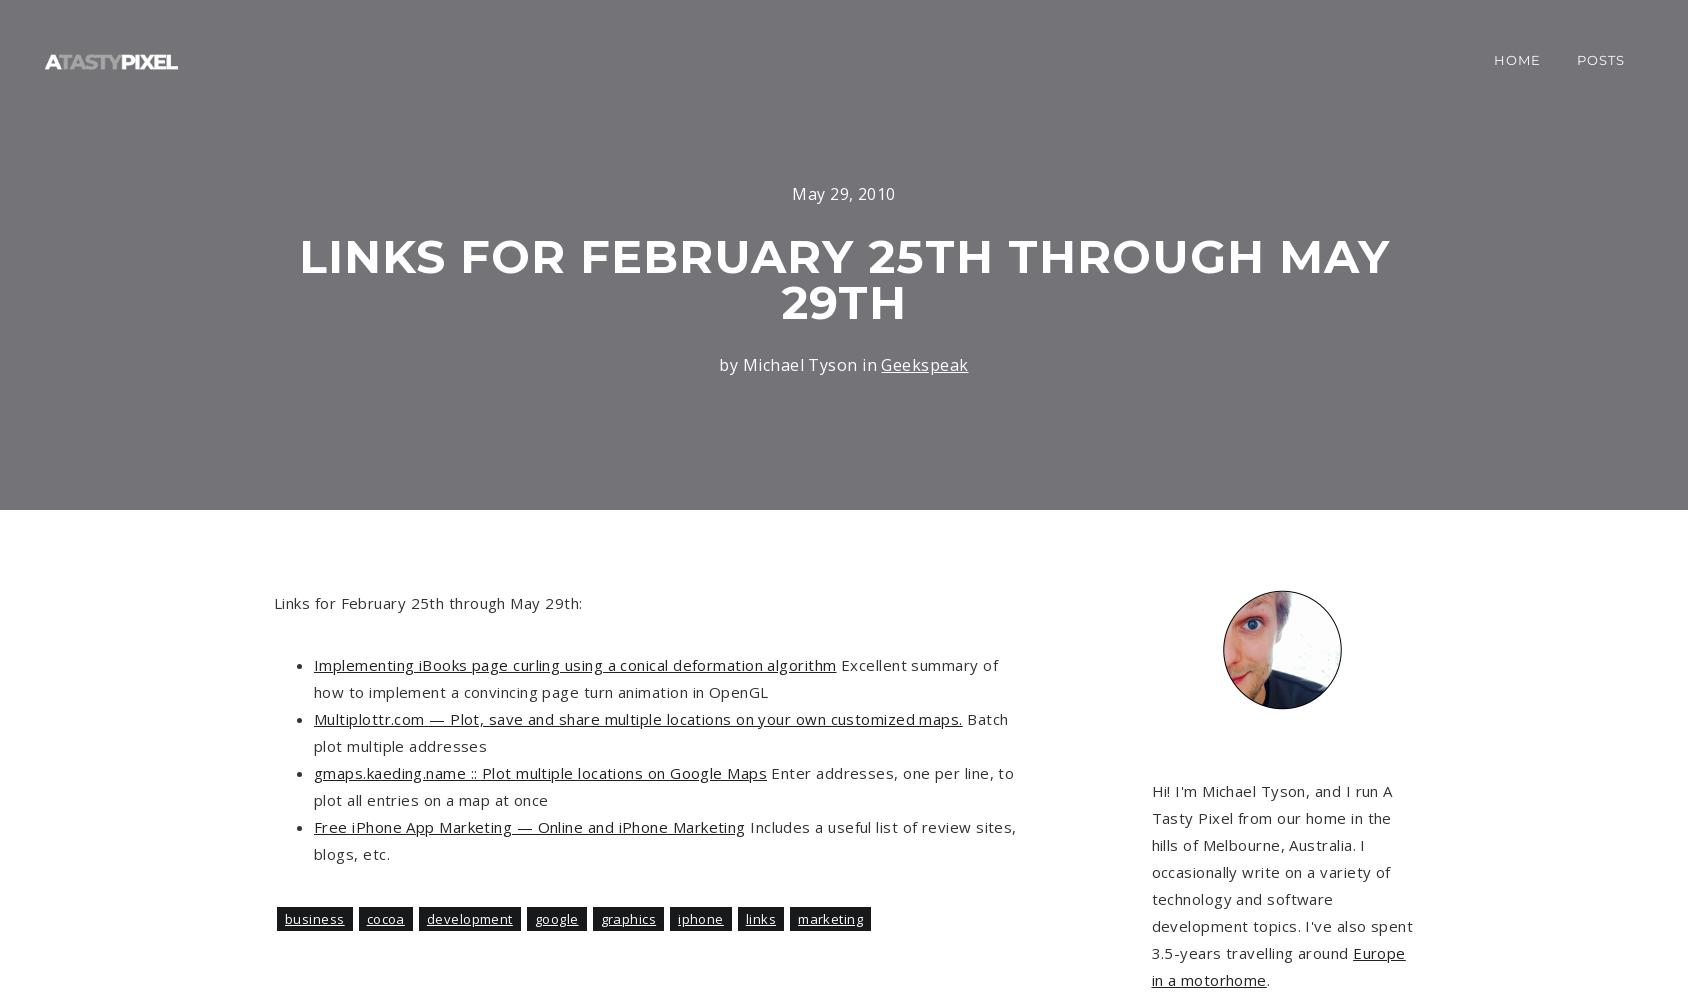 The height and width of the screenshot is (1000, 1688). Describe the element at coordinates (1267, 978) in the screenshot. I see `'.'` at that location.